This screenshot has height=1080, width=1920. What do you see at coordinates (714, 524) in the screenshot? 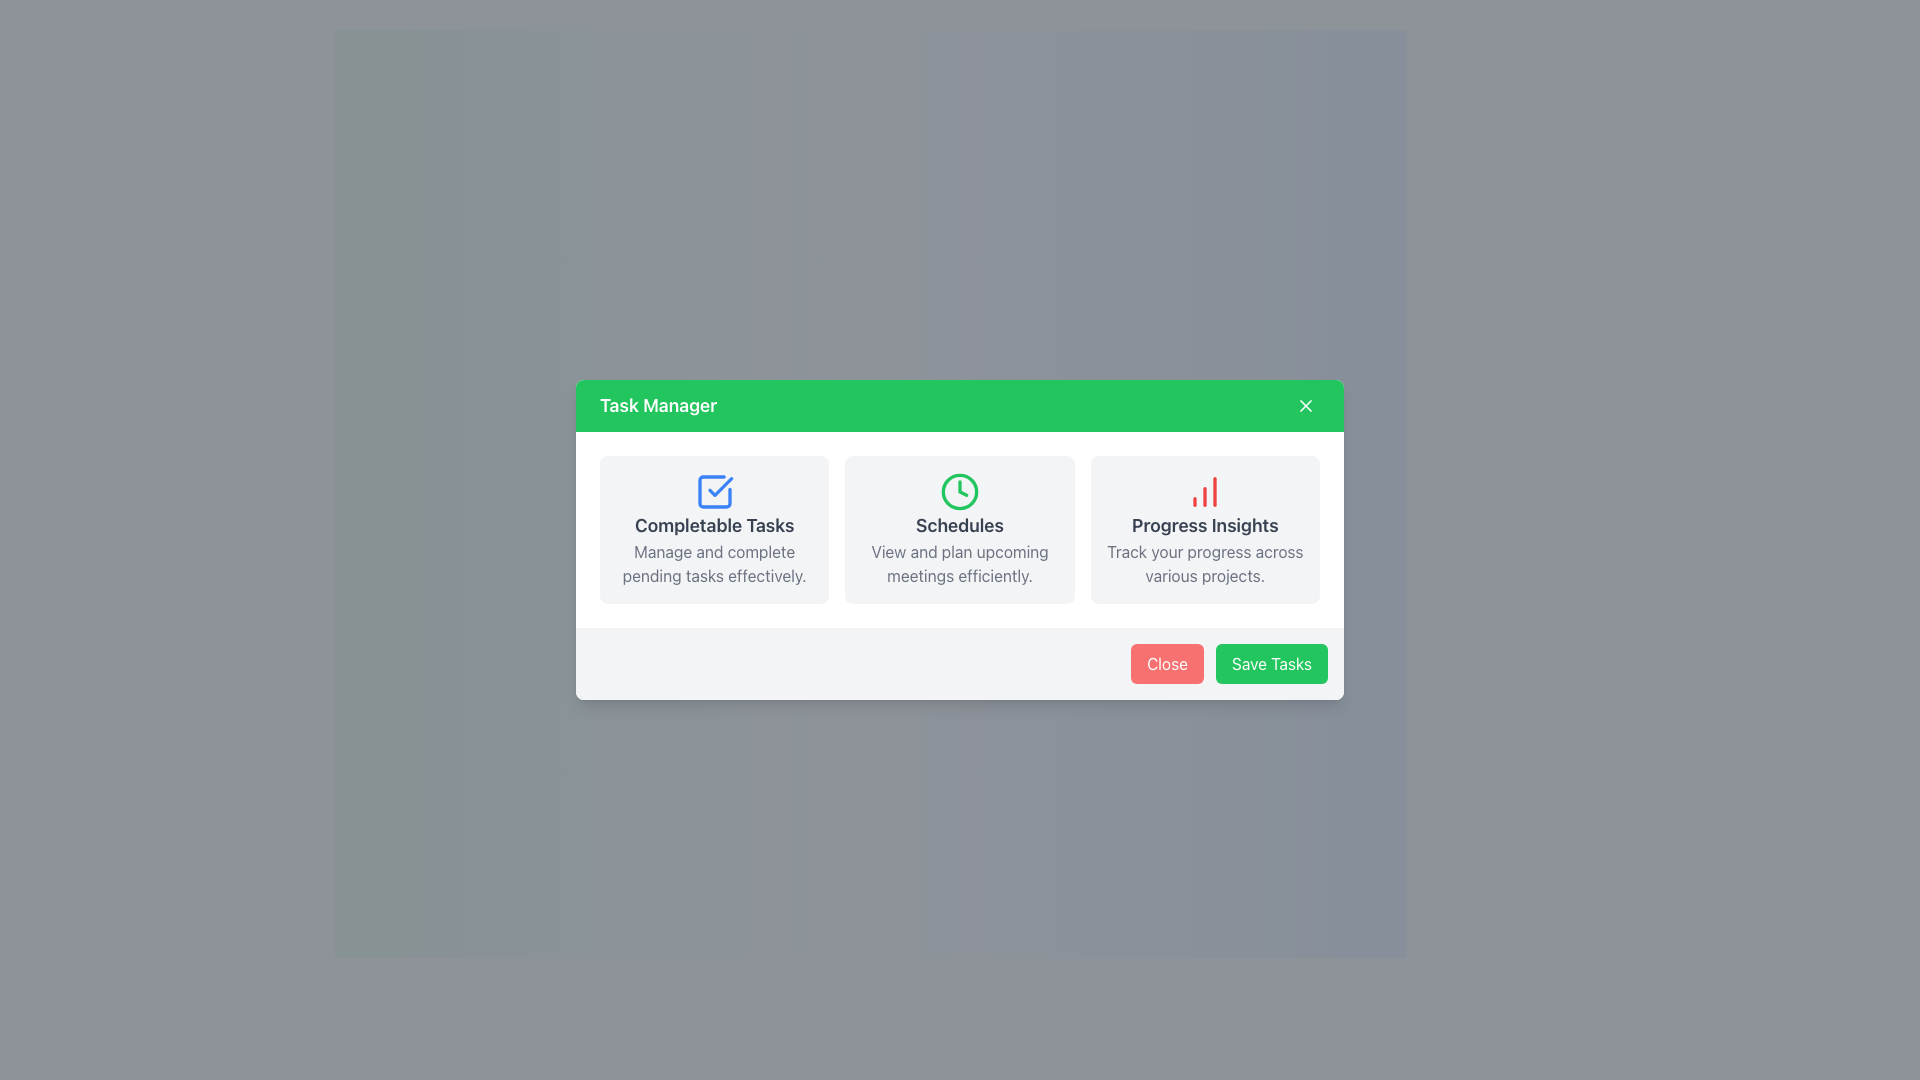
I see `text displayed in the 'Completable Tasks' label, which is bold and gray, positioned centrally beneath the checkmark icon` at bounding box center [714, 524].